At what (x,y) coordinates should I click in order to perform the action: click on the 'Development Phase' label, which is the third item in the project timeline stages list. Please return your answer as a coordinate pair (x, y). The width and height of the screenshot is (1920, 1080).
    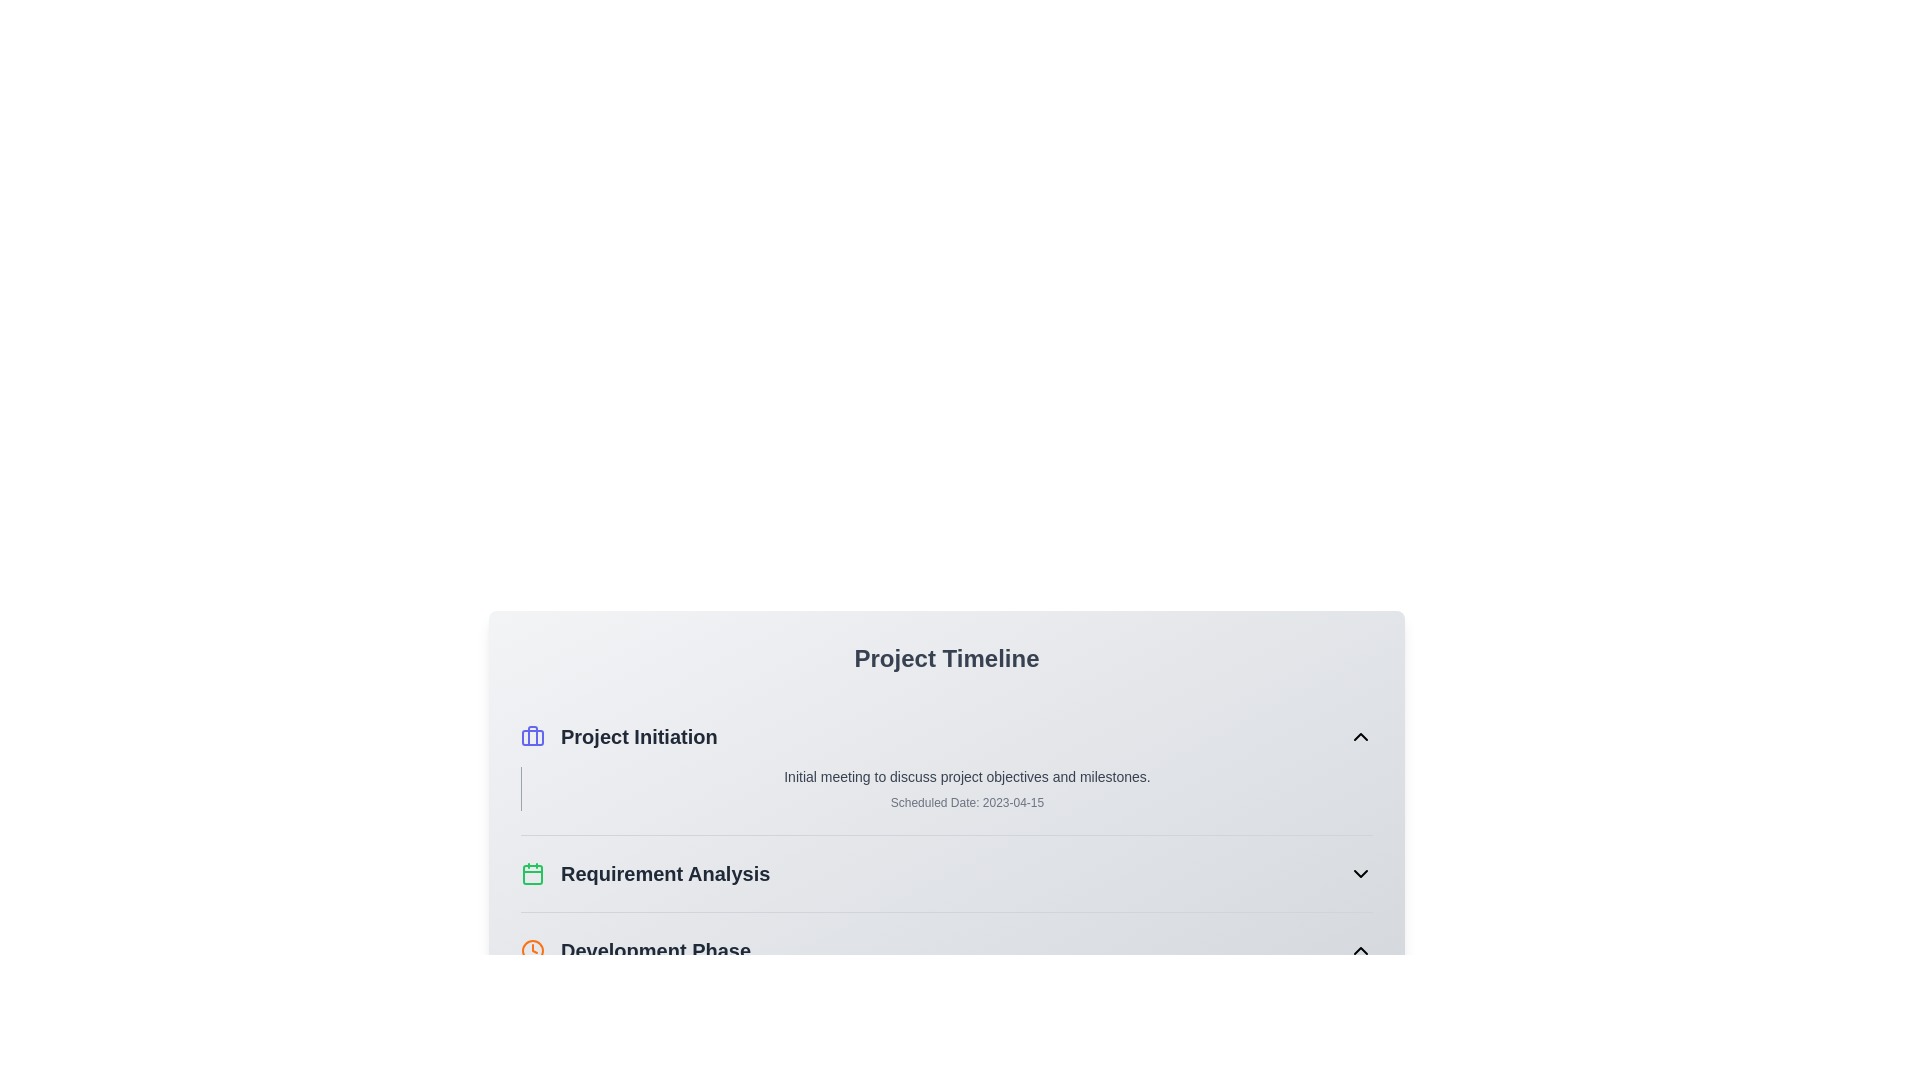
    Looking at the image, I should click on (635, 950).